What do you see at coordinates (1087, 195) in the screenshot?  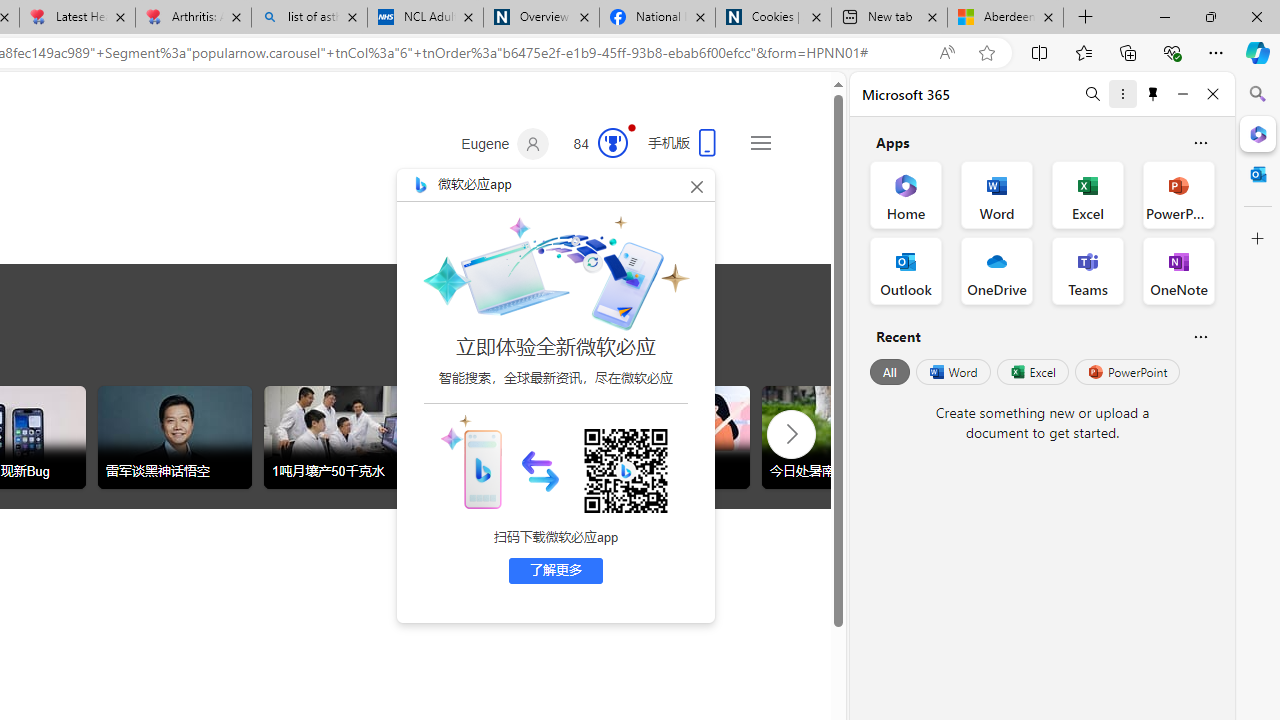 I see `'Excel Office App'` at bounding box center [1087, 195].